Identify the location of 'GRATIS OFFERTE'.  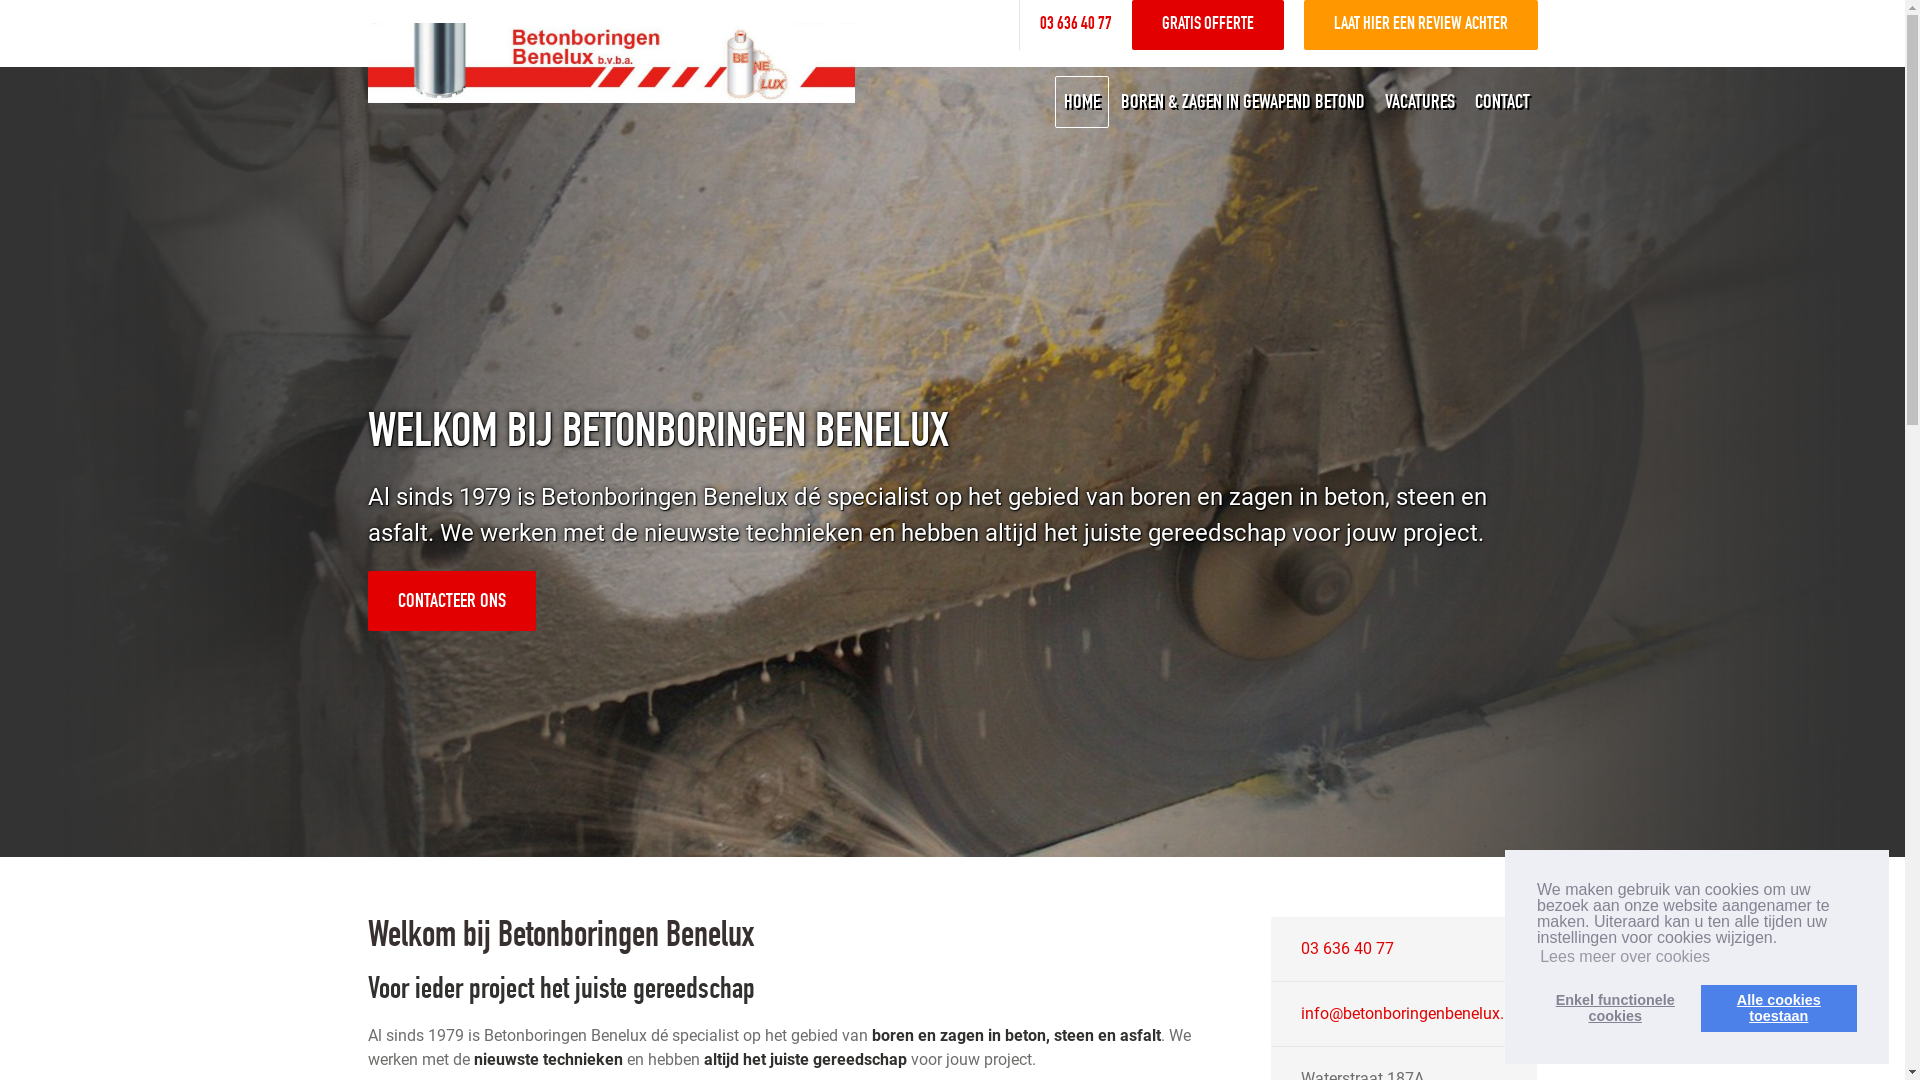
(1207, 24).